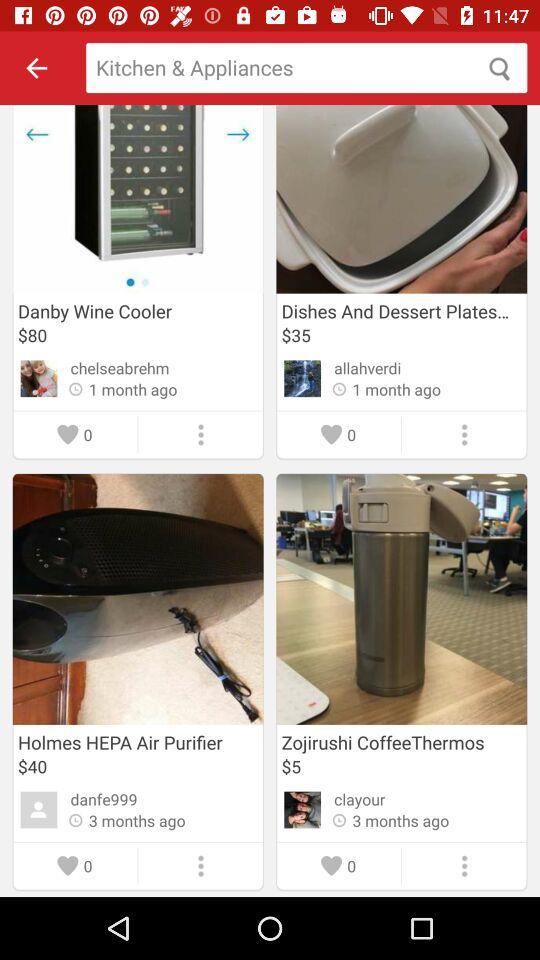  I want to click on the clayour item, so click(358, 799).